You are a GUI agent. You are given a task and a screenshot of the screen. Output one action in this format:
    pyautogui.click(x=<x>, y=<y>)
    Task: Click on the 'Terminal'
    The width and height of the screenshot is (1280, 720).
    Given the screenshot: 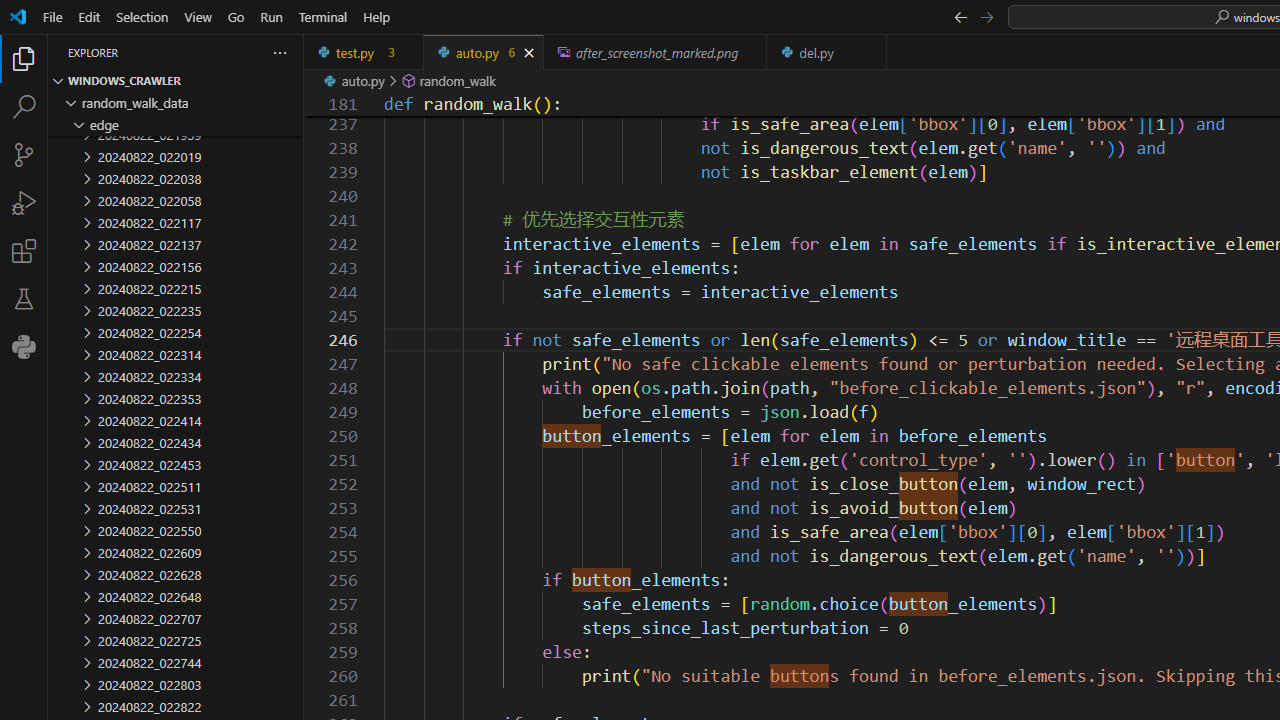 What is the action you would take?
    pyautogui.click(x=323, y=16)
    